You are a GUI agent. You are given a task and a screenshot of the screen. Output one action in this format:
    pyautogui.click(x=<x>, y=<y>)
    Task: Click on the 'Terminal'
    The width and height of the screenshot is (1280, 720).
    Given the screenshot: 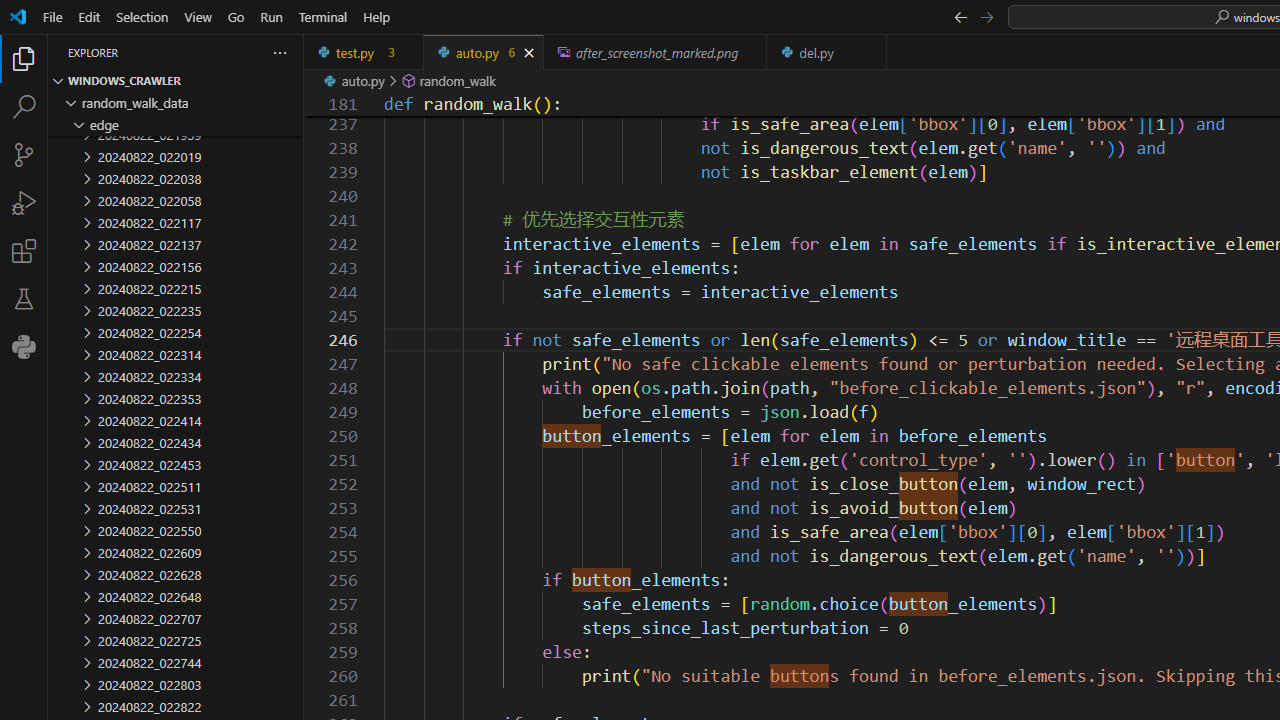 What is the action you would take?
    pyautogui.click(x=323, y=16)
    